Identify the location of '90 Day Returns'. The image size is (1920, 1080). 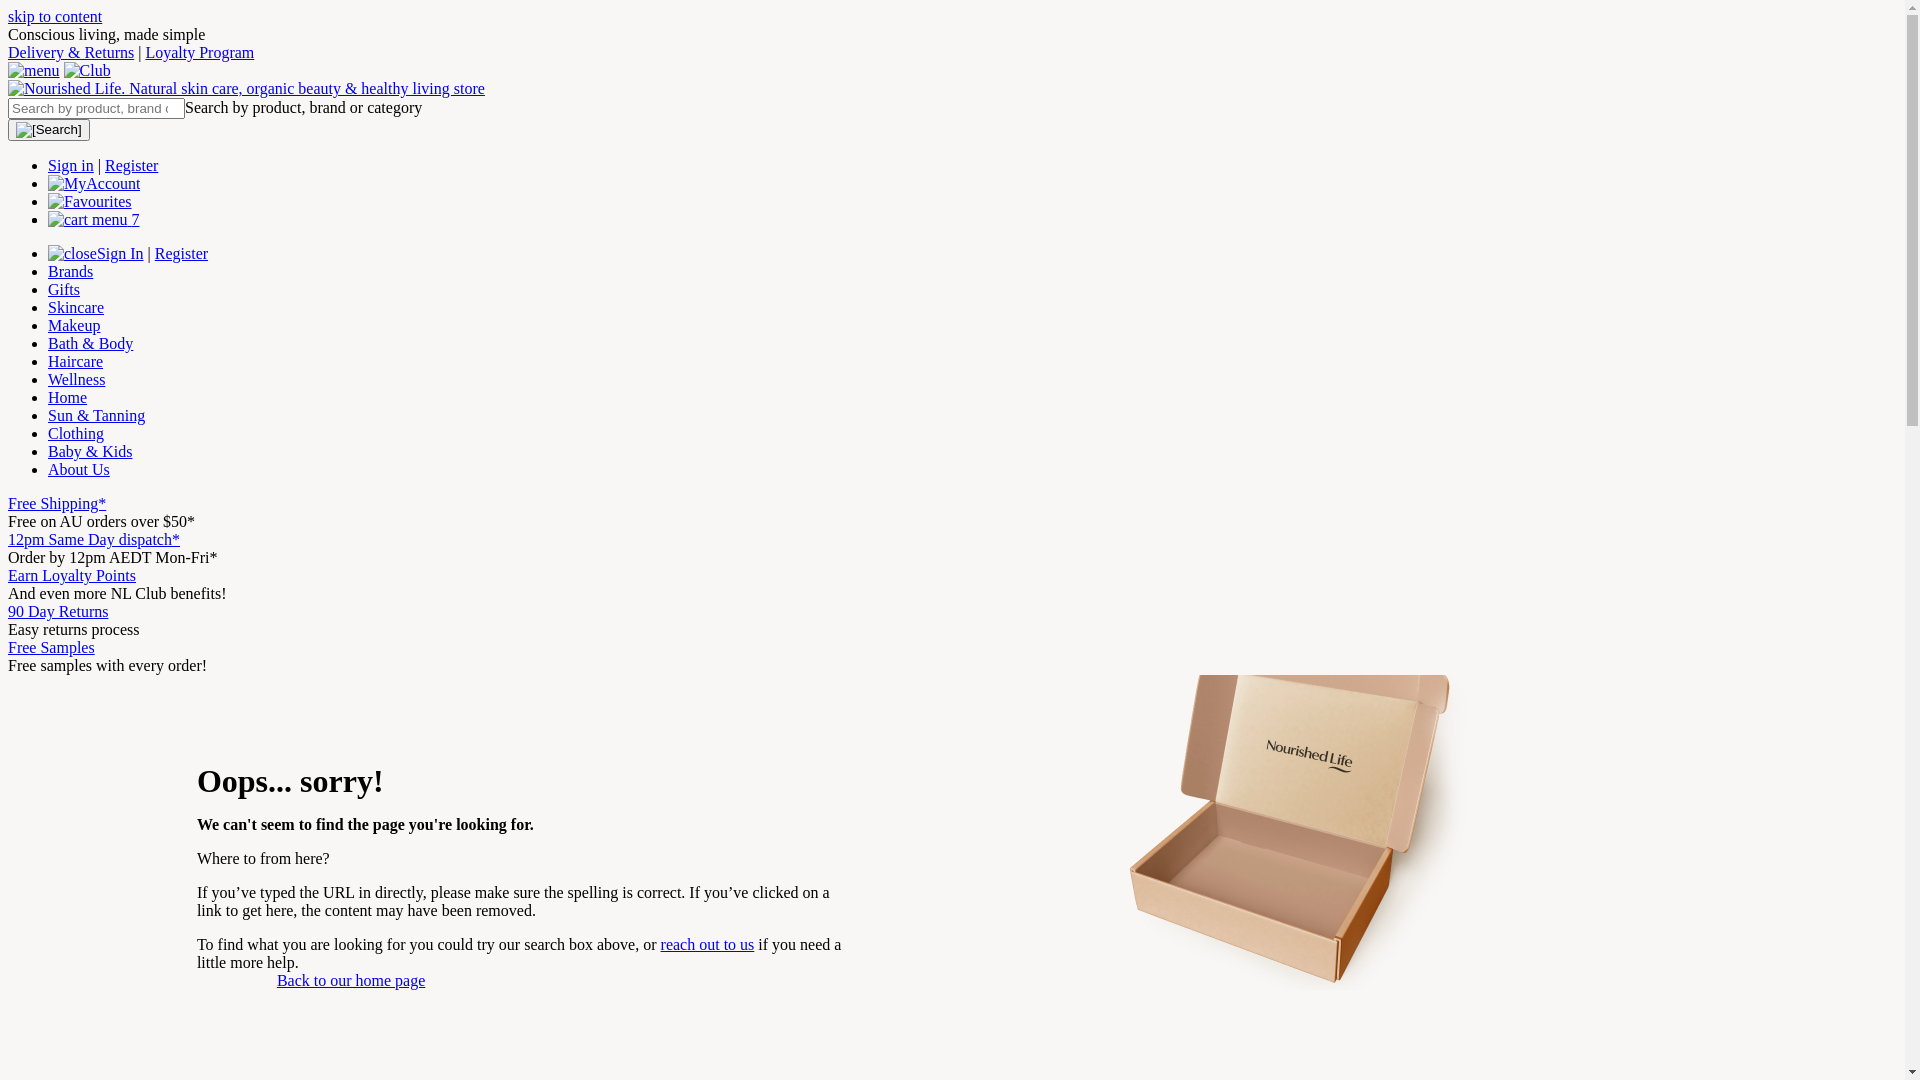
(57, 610).